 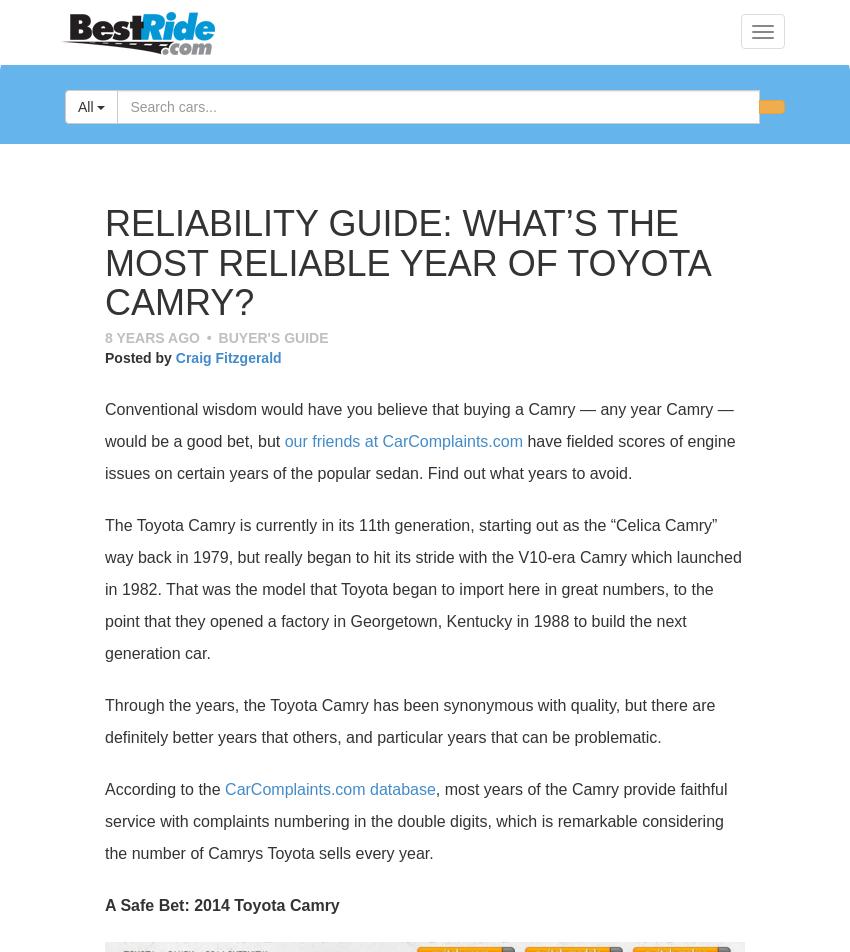 I want to click on 'CarComplaints.com database', so click(x=329, y=788).